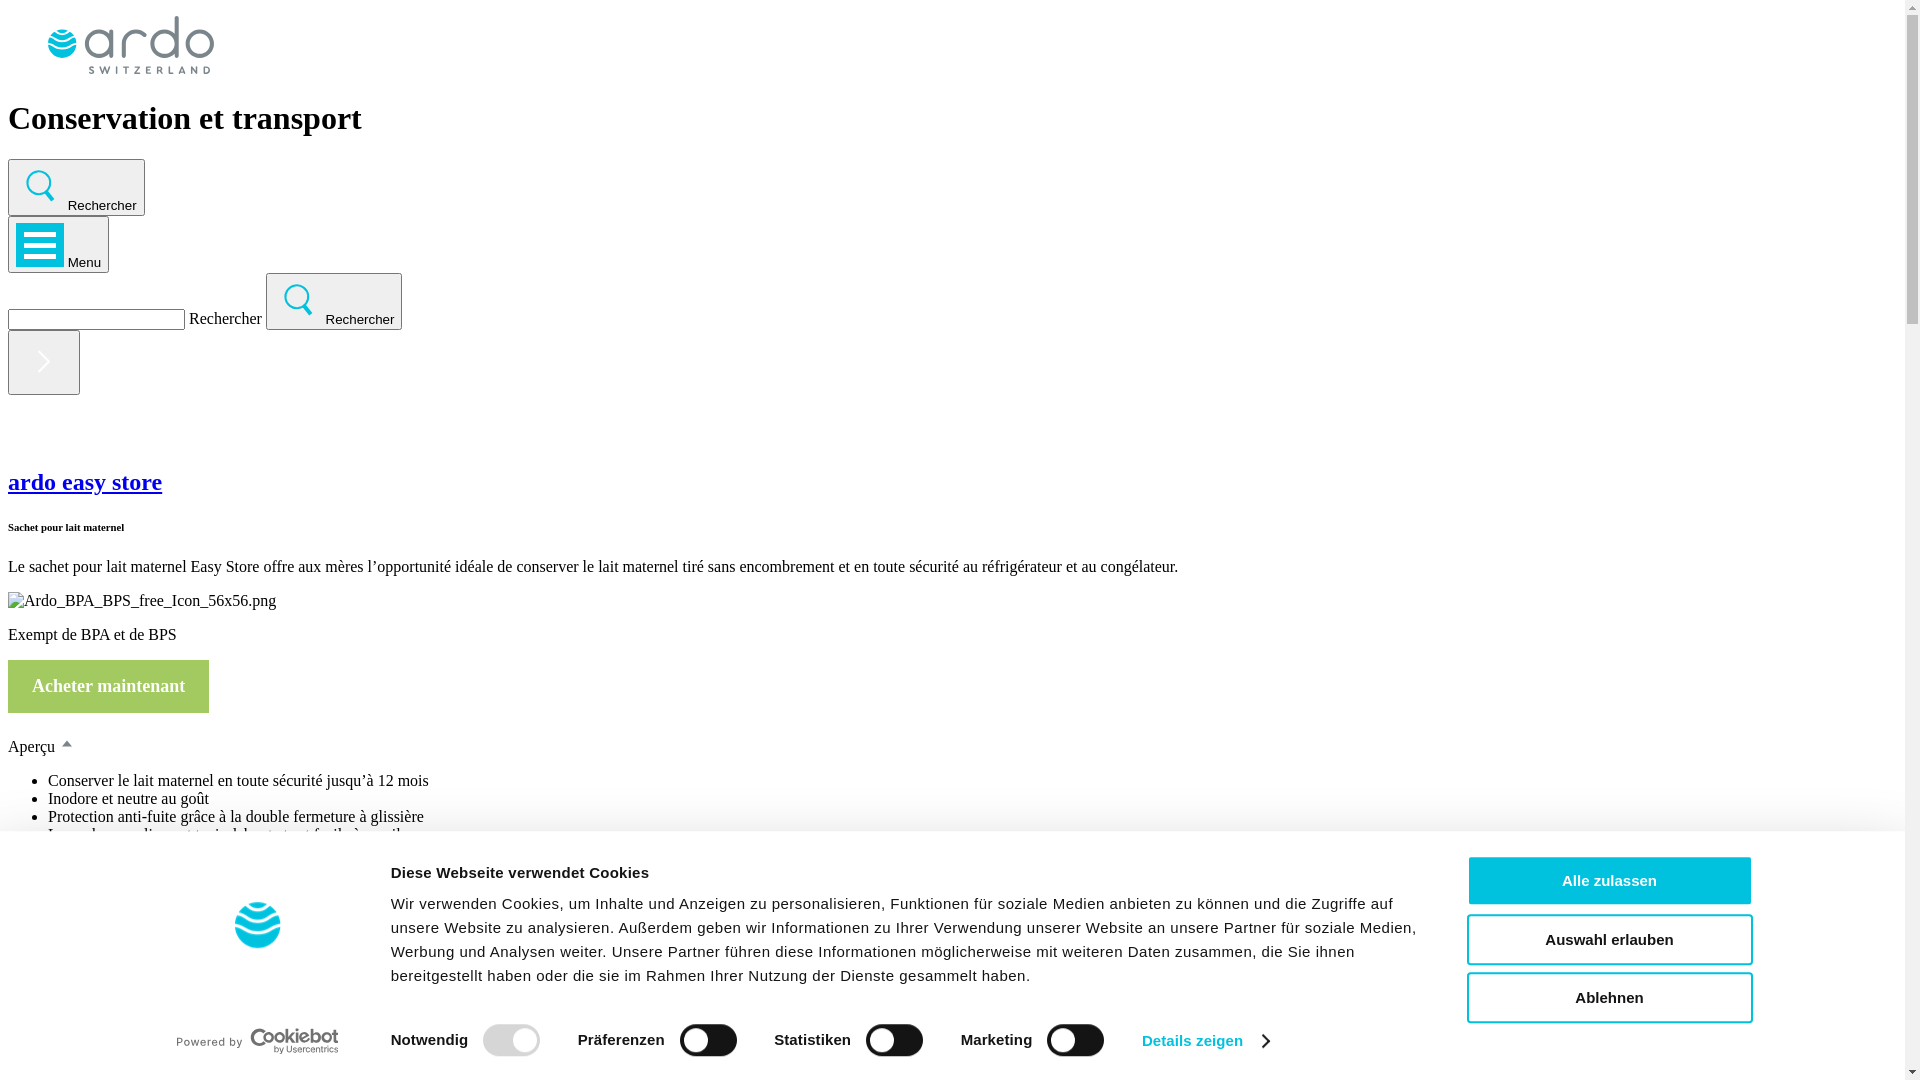  Describe the element at coordinates (8, 243) in the screenshot. I see `'Menu'` at that location.